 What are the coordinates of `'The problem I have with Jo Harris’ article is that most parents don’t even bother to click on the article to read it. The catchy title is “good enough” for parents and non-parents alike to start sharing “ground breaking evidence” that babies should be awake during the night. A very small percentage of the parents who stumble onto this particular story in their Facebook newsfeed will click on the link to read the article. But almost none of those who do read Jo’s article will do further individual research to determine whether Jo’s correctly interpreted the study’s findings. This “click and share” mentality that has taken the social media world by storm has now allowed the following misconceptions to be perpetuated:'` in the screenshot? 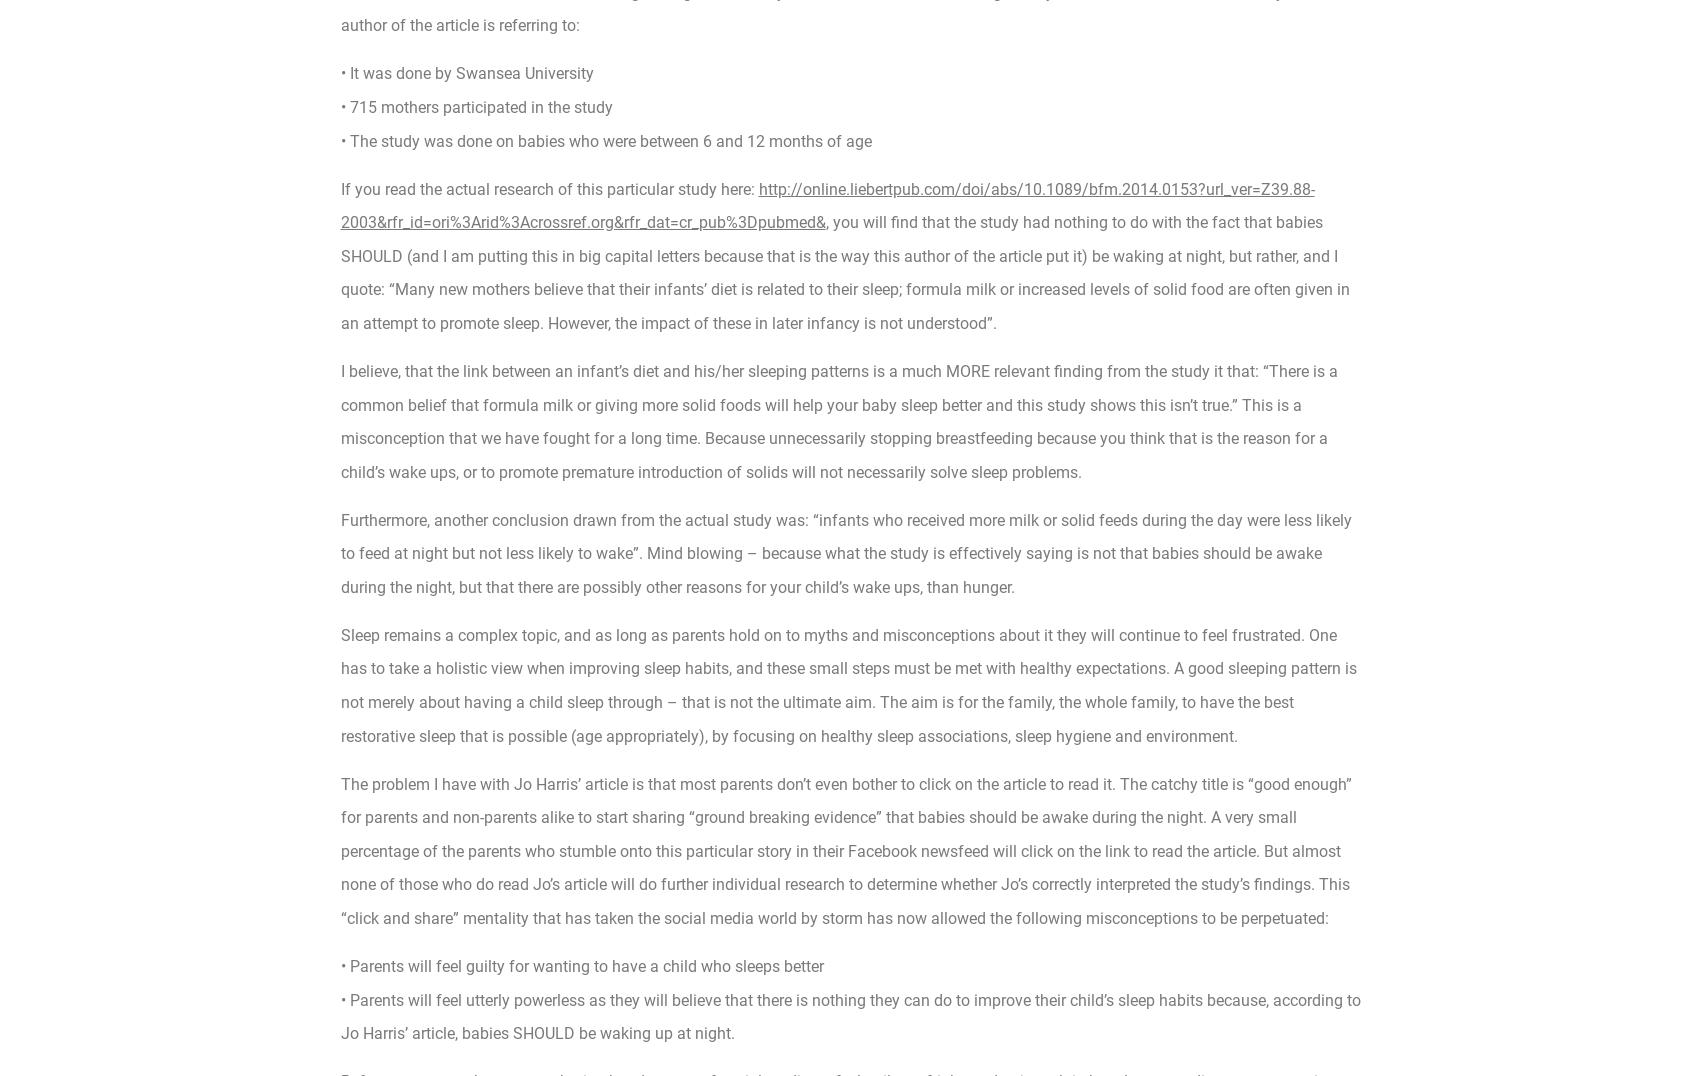 It's located at (340, 850).